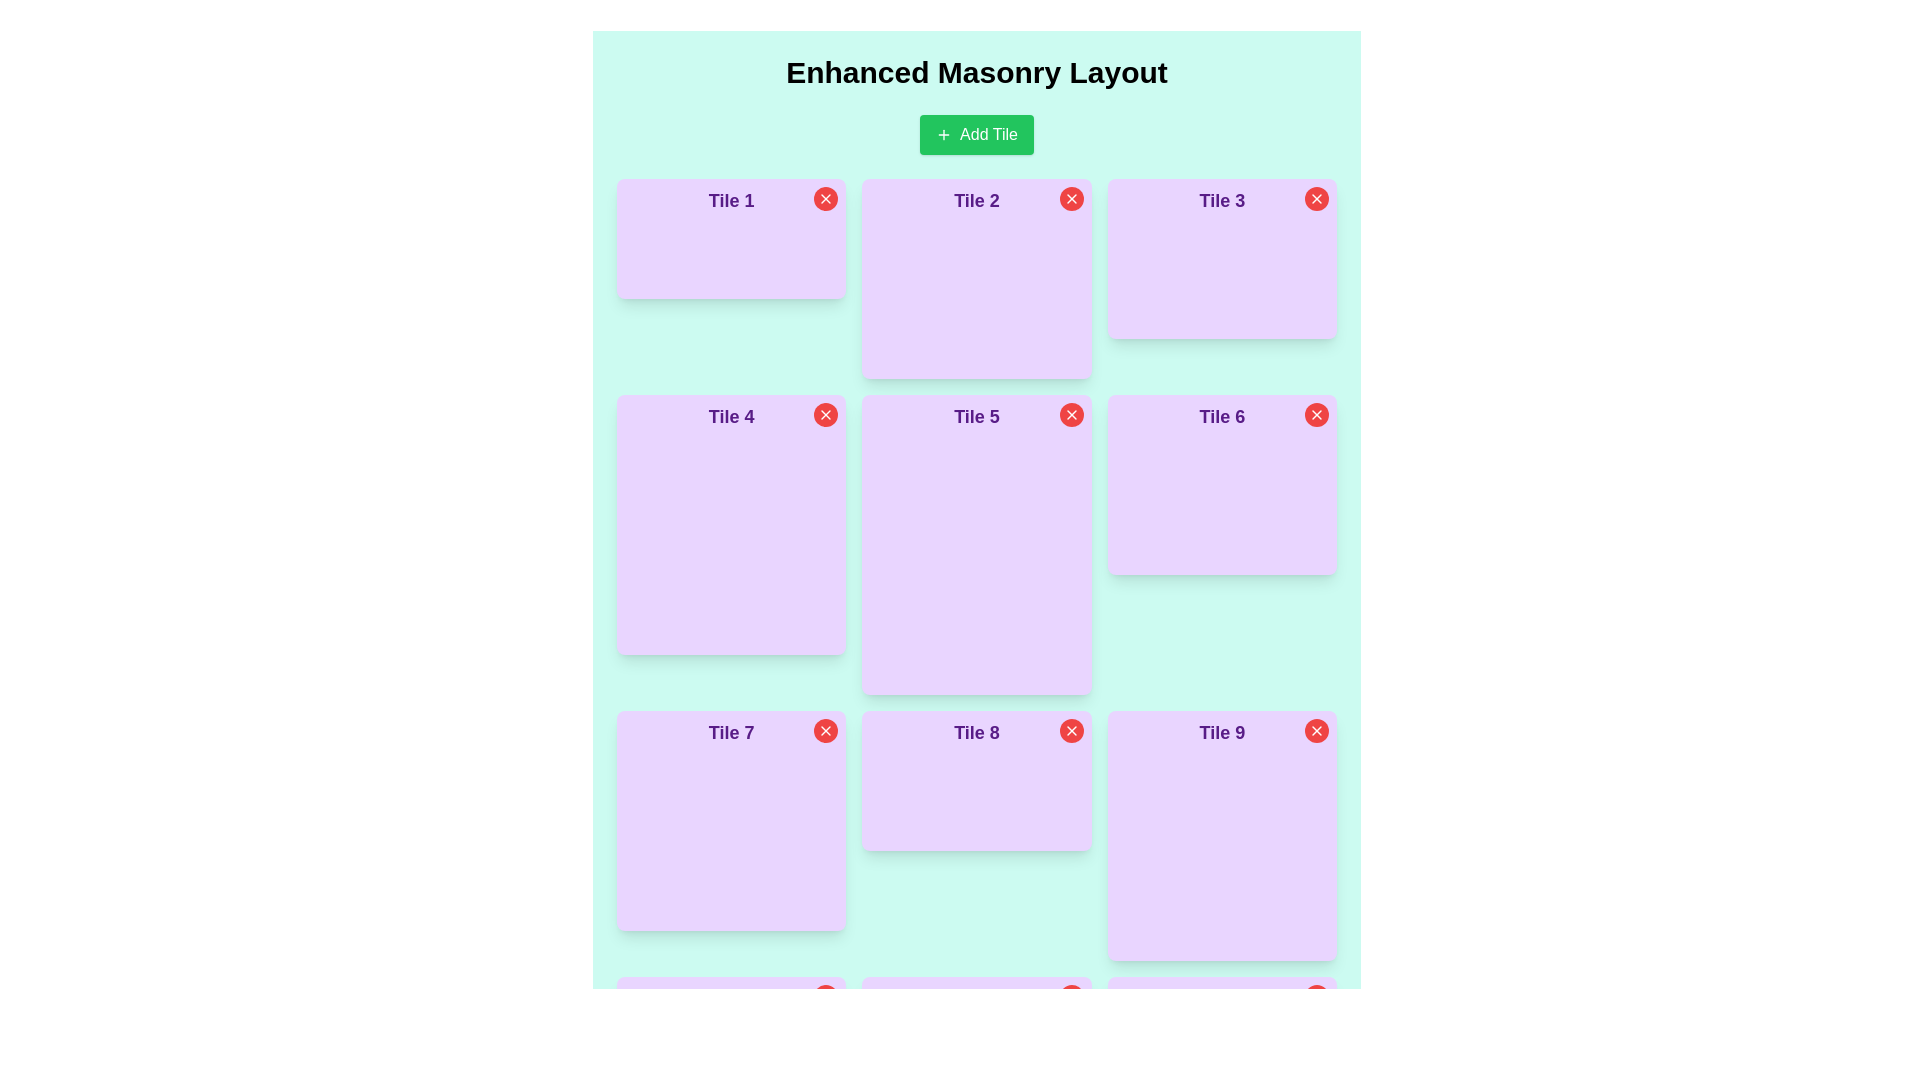  Describe the element at coordinates (976, 779) in the screenshot. I see `the card component labeled 'Tile 8'` at that location.